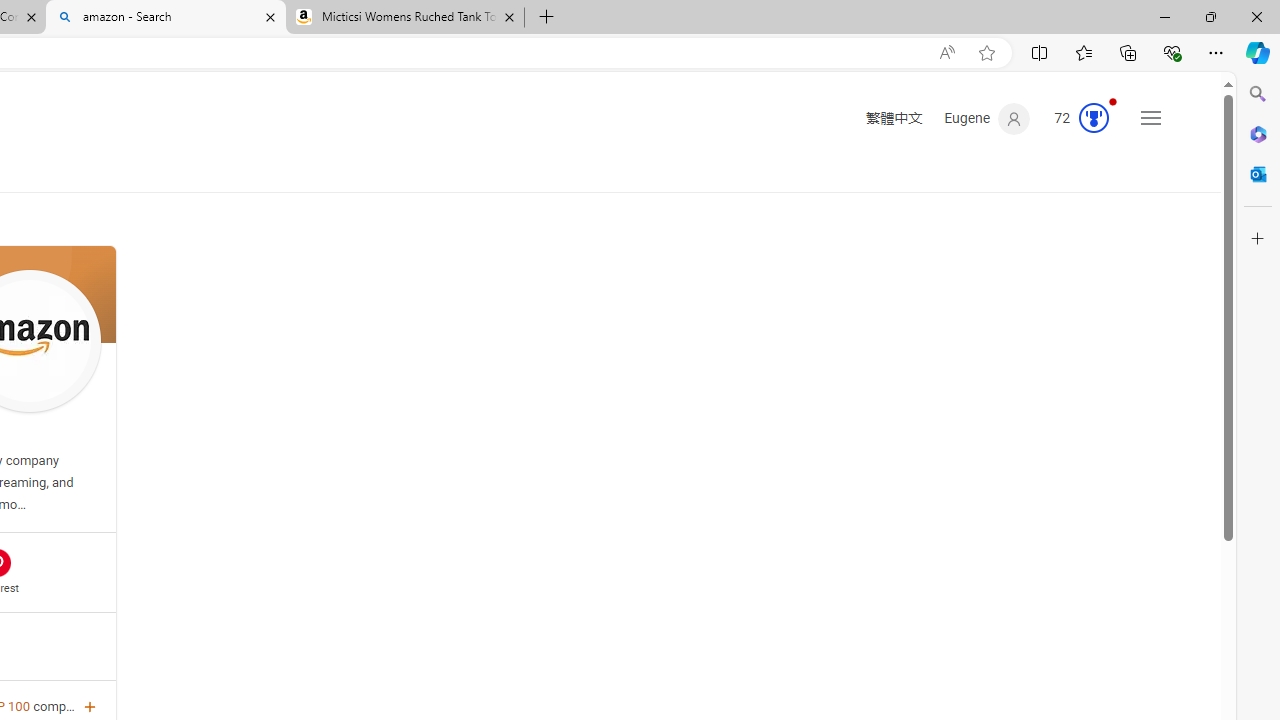 The width and height of the screenshot is (1280, 720). What do you see at coordinates (987, 119) in the screenshot?
I see `'Eugene'` at bounding box center [987, 119].